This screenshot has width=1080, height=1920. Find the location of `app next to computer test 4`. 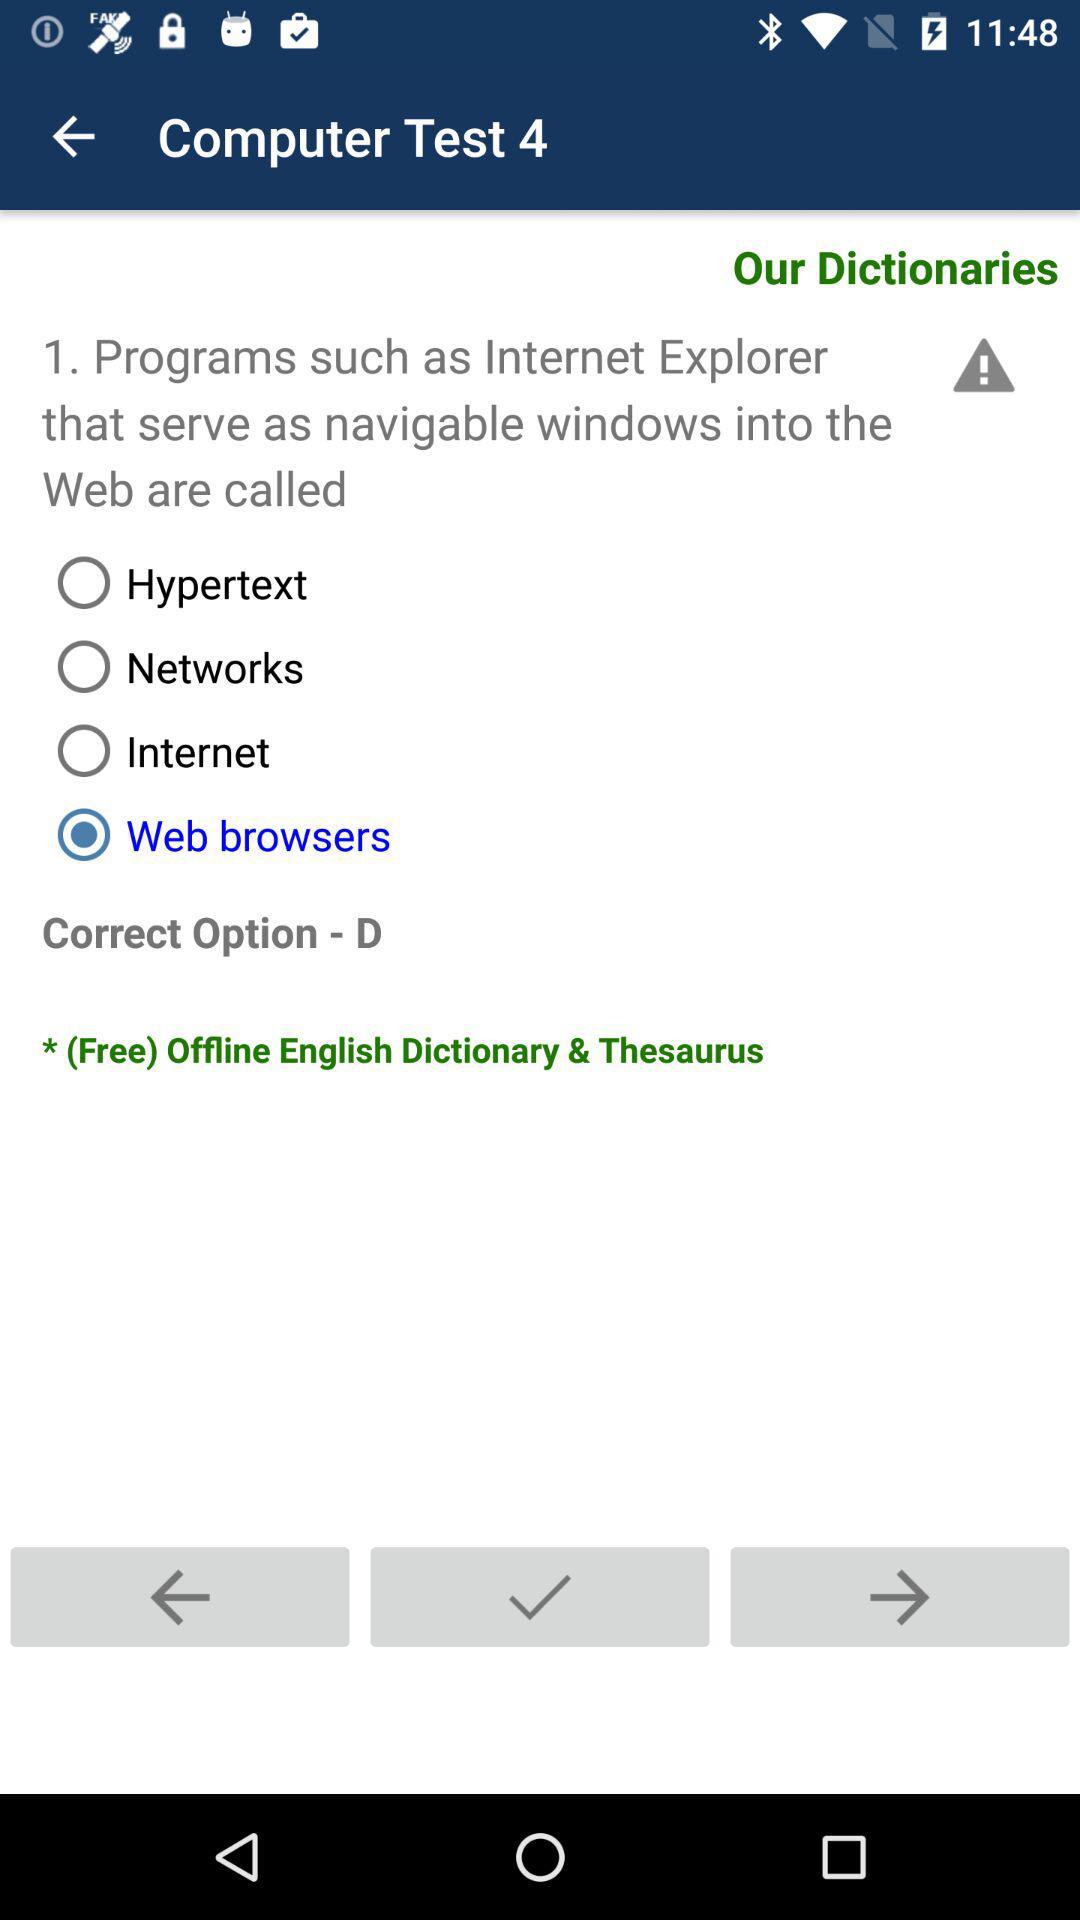

app next to computer test 4 is located at coordinates (72, 135).